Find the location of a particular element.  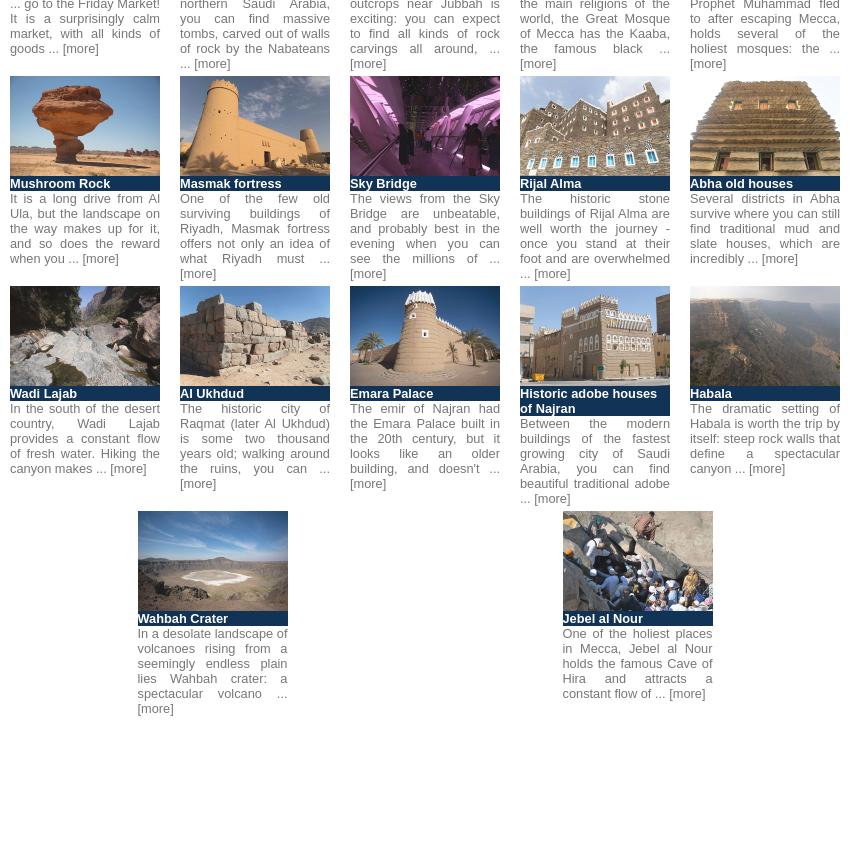

'The historic stone buildings of Rijal Alma are well worth the journey - once you stand at their foot and are overwhelmed  ... [more]' is located at coordinates (595, 236).